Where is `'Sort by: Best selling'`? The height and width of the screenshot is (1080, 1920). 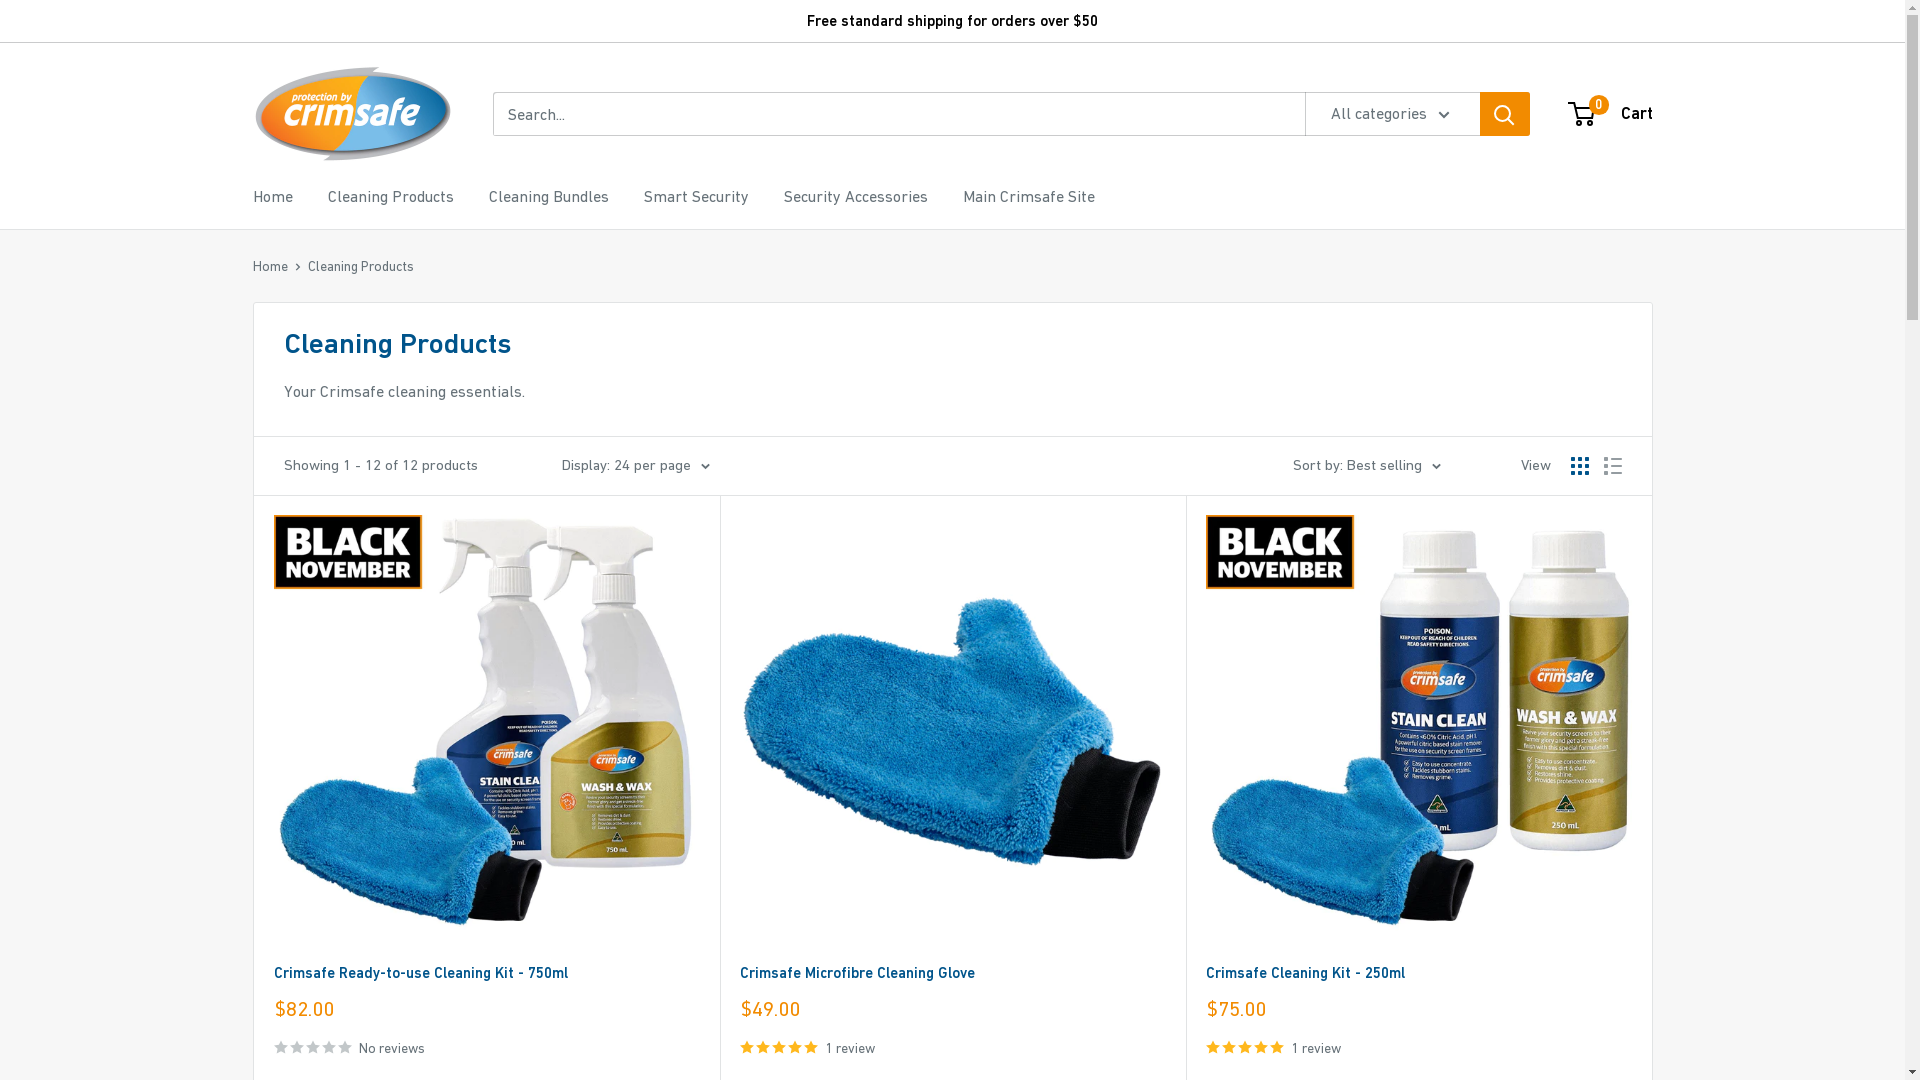 'Sort by: Best selling' is located at coordinates (1365, 465).